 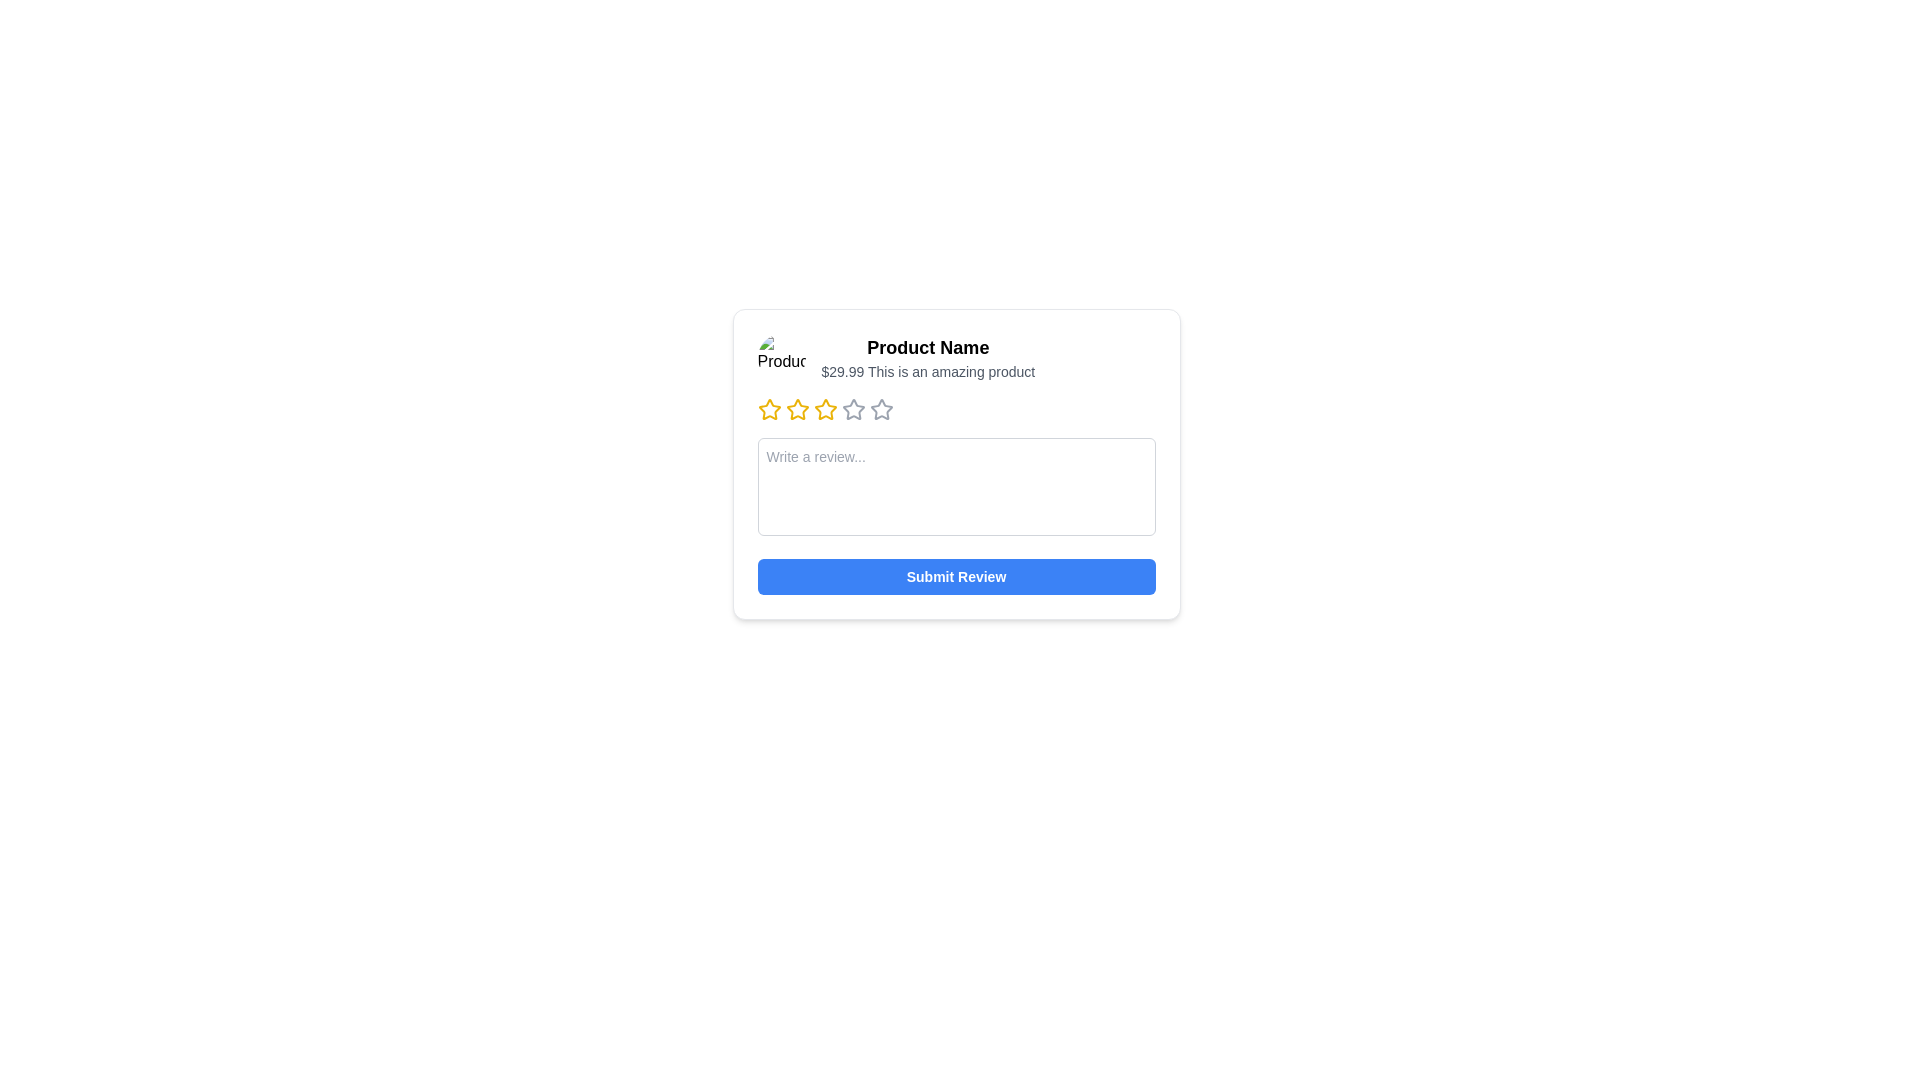 What do you see at coordinates (927, 357) in the screenshot?
I see `the Text content block displaying the name and description of the product, which is located centrally within a card layout, bordered by a rounded rectangle, to the right of an icon and above a star rating component` at bounding box center [927, 357].